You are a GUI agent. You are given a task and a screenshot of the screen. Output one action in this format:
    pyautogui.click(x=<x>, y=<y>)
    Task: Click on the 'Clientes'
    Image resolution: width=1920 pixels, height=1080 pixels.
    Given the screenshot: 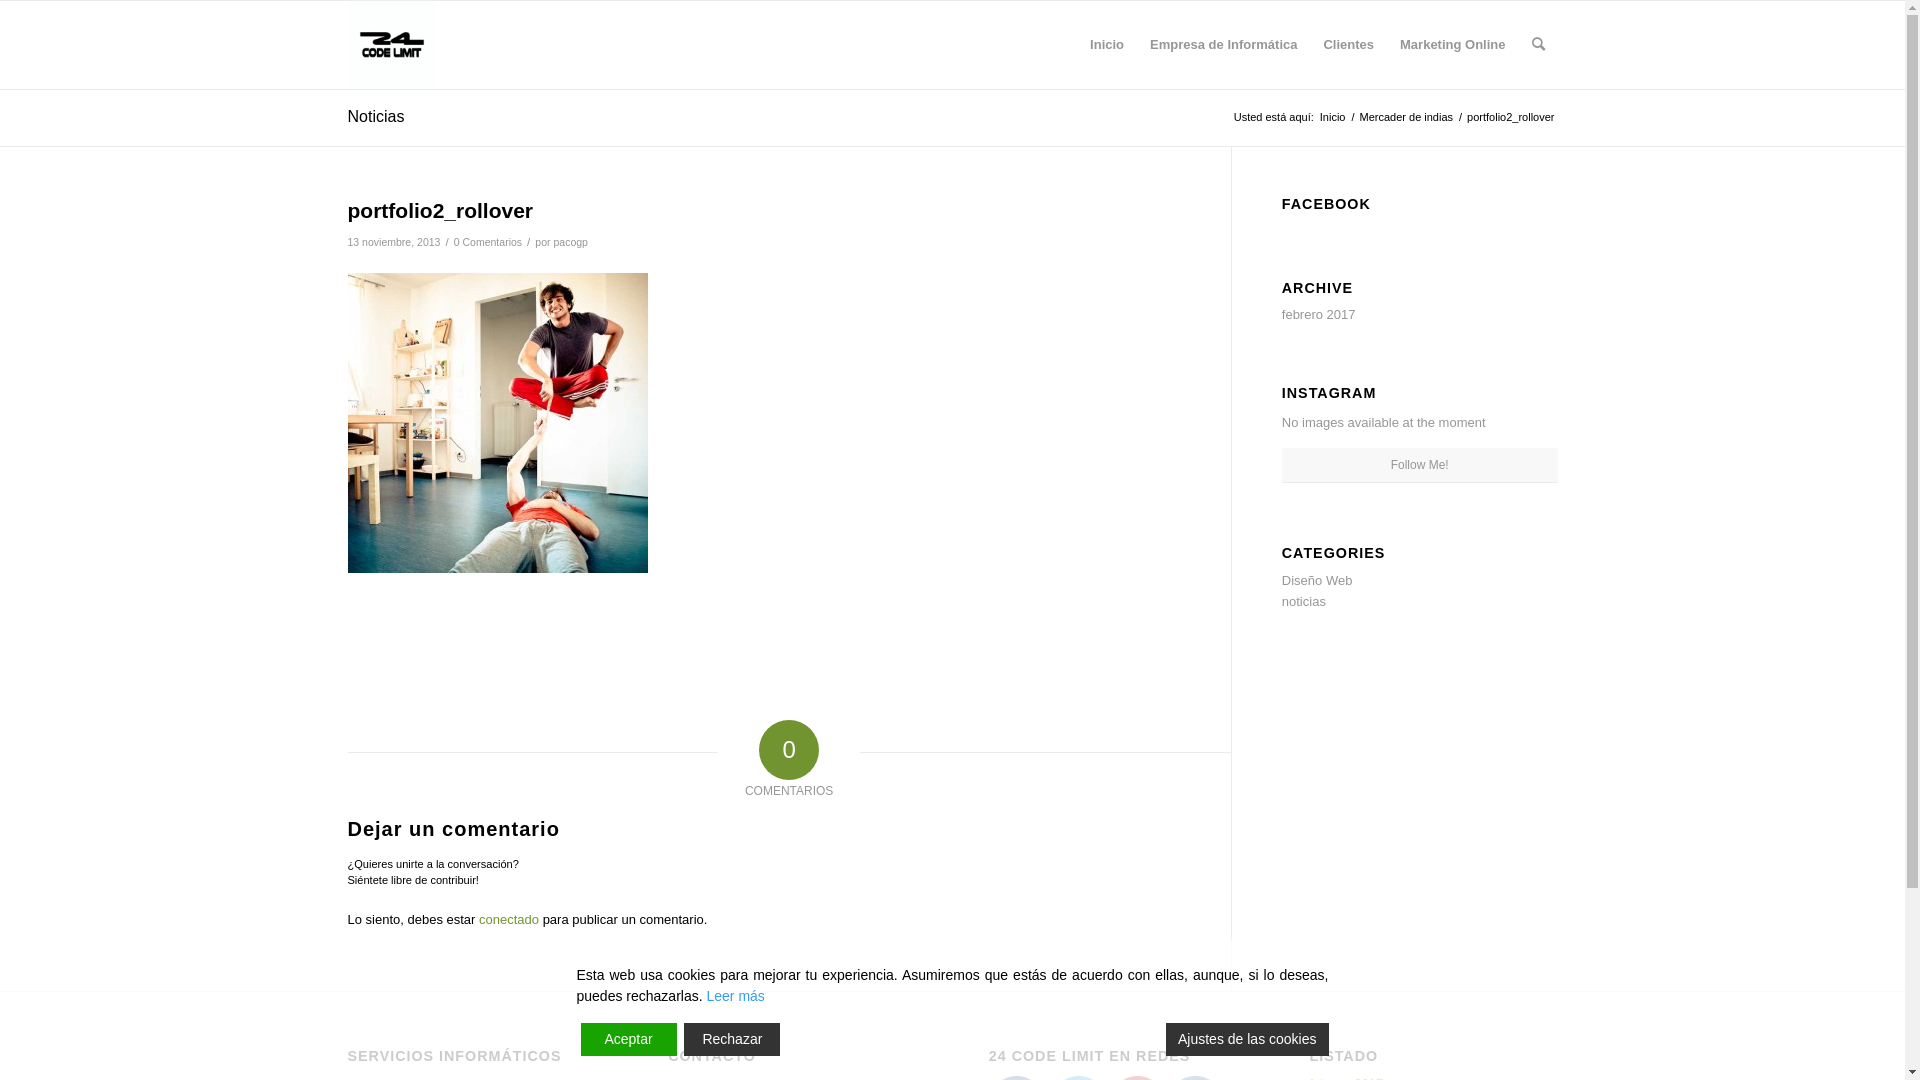 What is the action you would take?
    pyautogui.click(x=1310, y=45)
    